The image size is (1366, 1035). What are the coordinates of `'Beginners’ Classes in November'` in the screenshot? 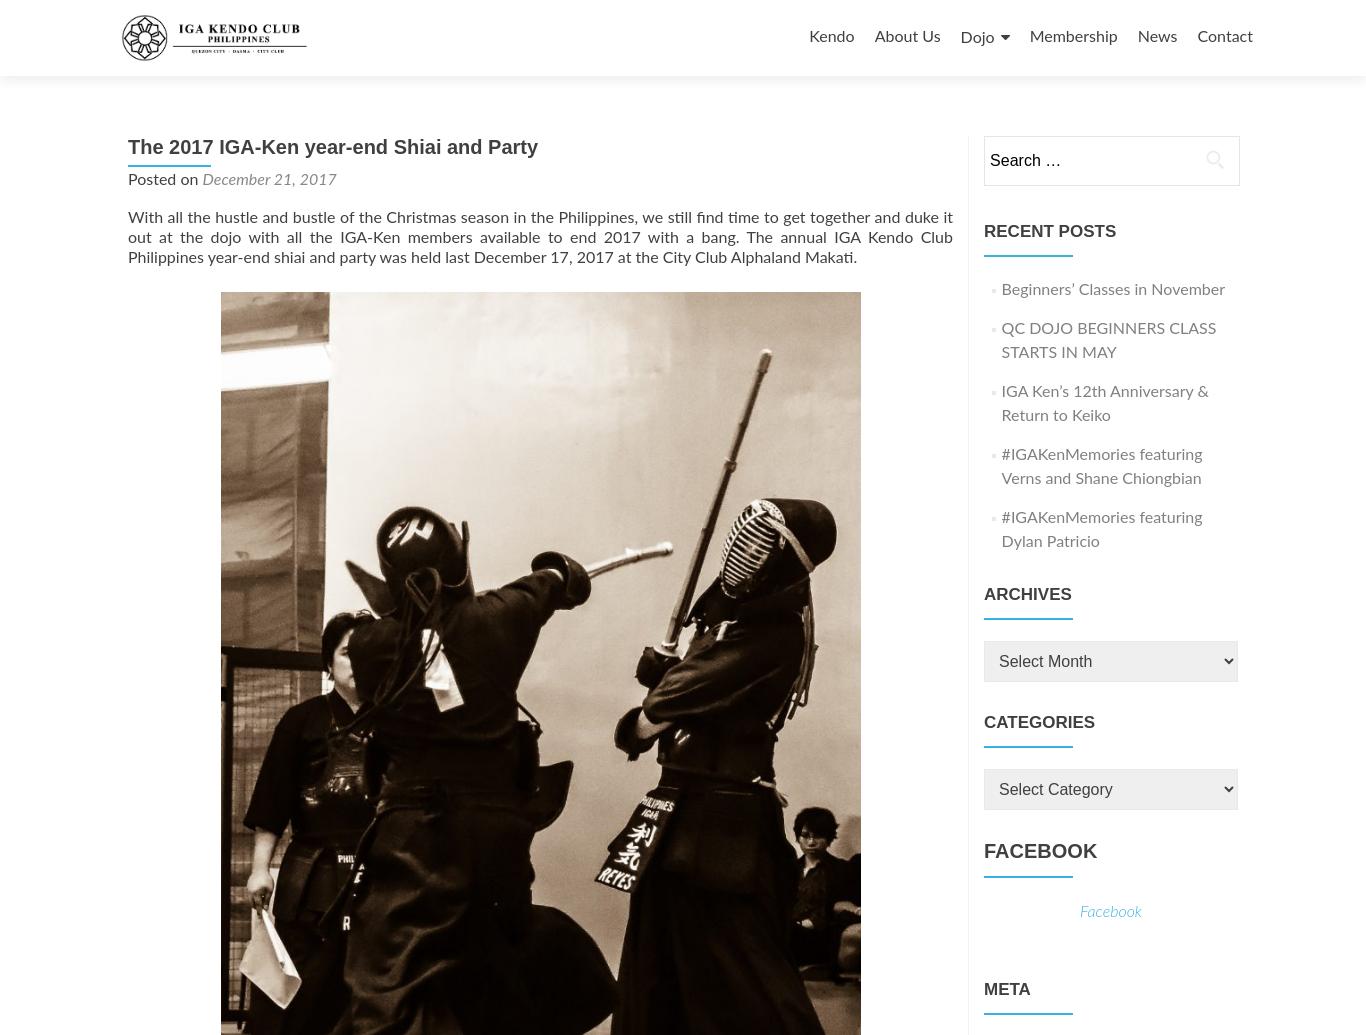 It's located at (1112, 290).